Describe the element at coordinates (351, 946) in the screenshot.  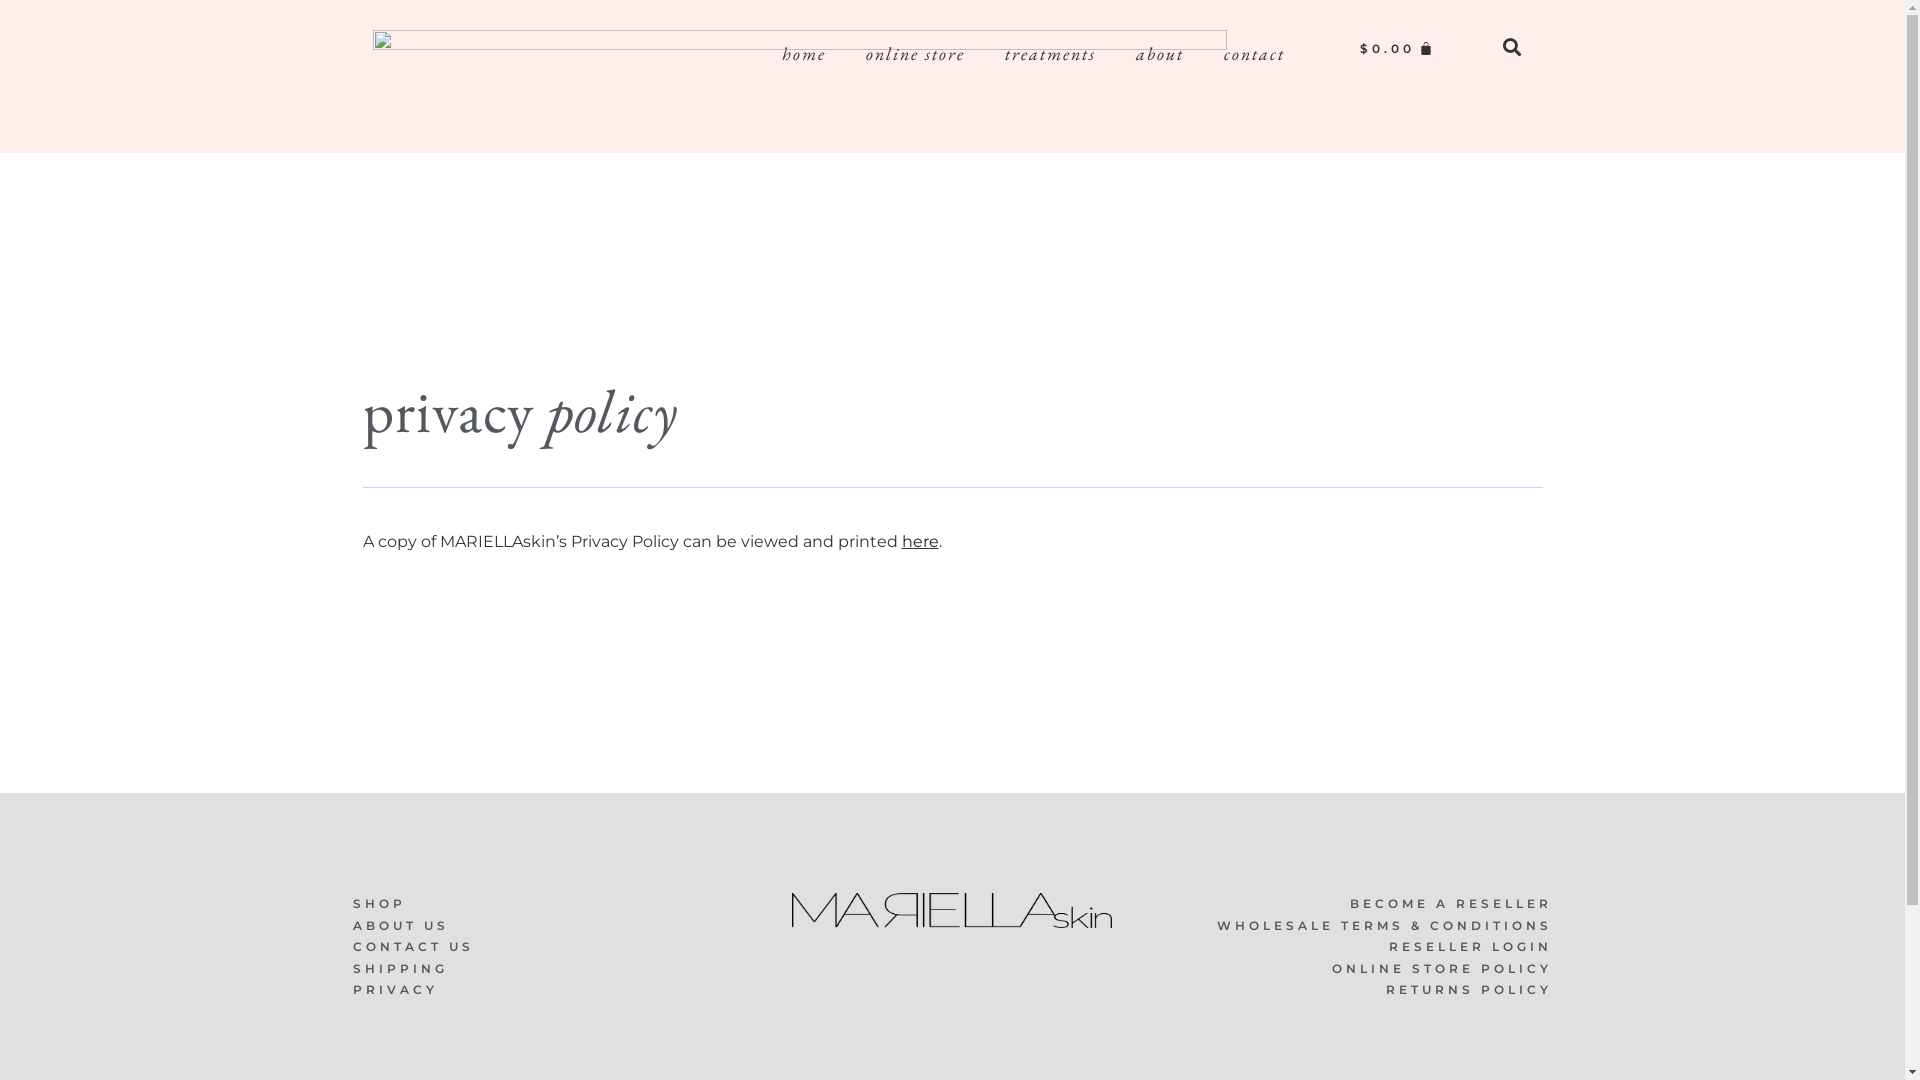
I see `'CONTACT US'` at that location.